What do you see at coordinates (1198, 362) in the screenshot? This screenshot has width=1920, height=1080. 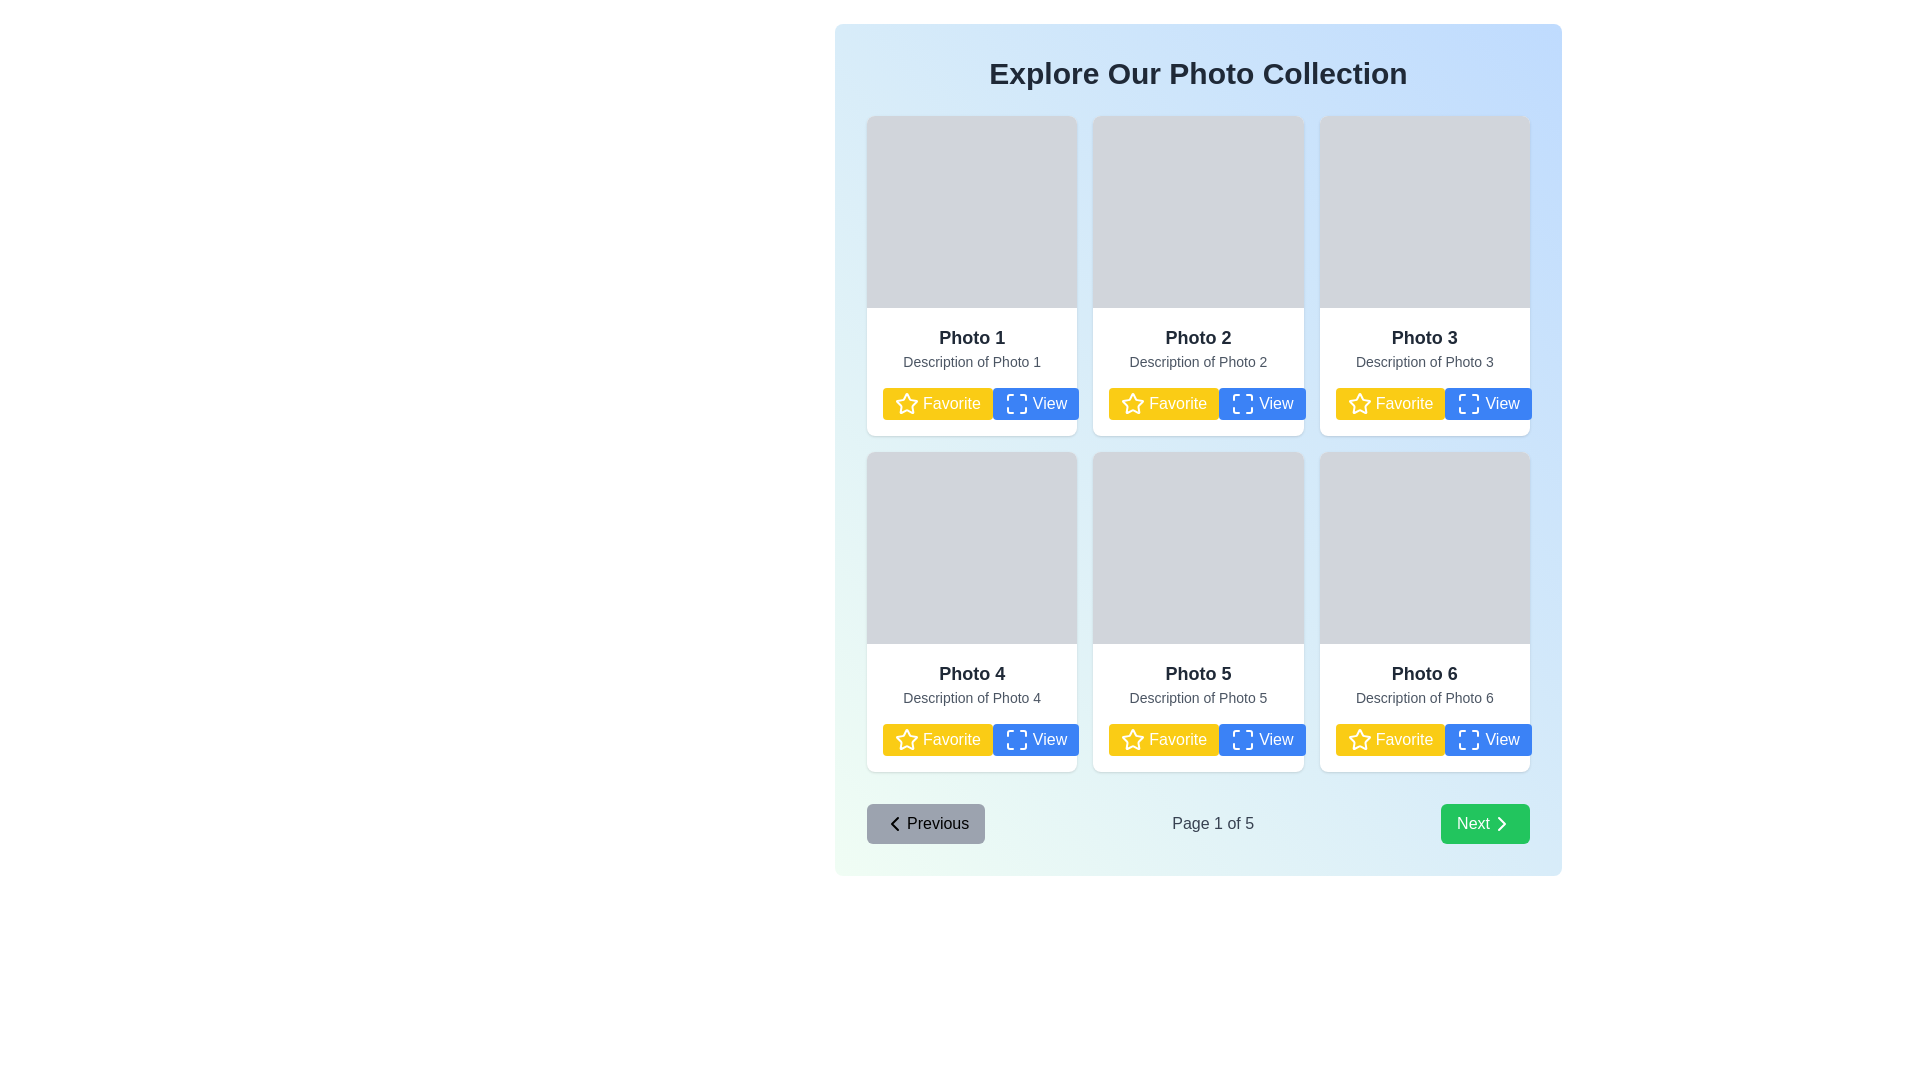 I see `the static text label that reads 'Description of Photo 2', which is styled in a smaller gray font and is positioned below the header text 'Photo 2'` at bounding box center [1198, 362].